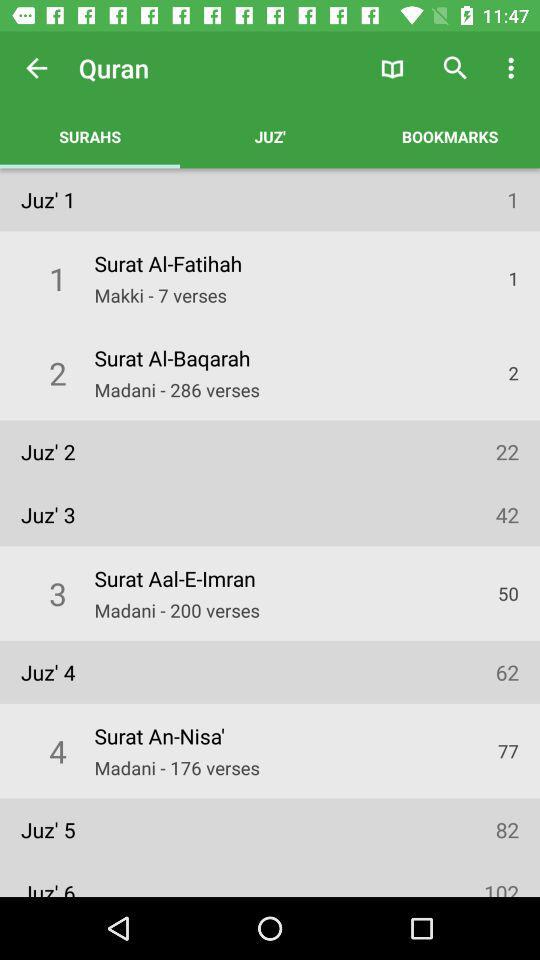 The width and height of the screenshot is (540, 960). I want to click on juz' item, so click(270, 135).